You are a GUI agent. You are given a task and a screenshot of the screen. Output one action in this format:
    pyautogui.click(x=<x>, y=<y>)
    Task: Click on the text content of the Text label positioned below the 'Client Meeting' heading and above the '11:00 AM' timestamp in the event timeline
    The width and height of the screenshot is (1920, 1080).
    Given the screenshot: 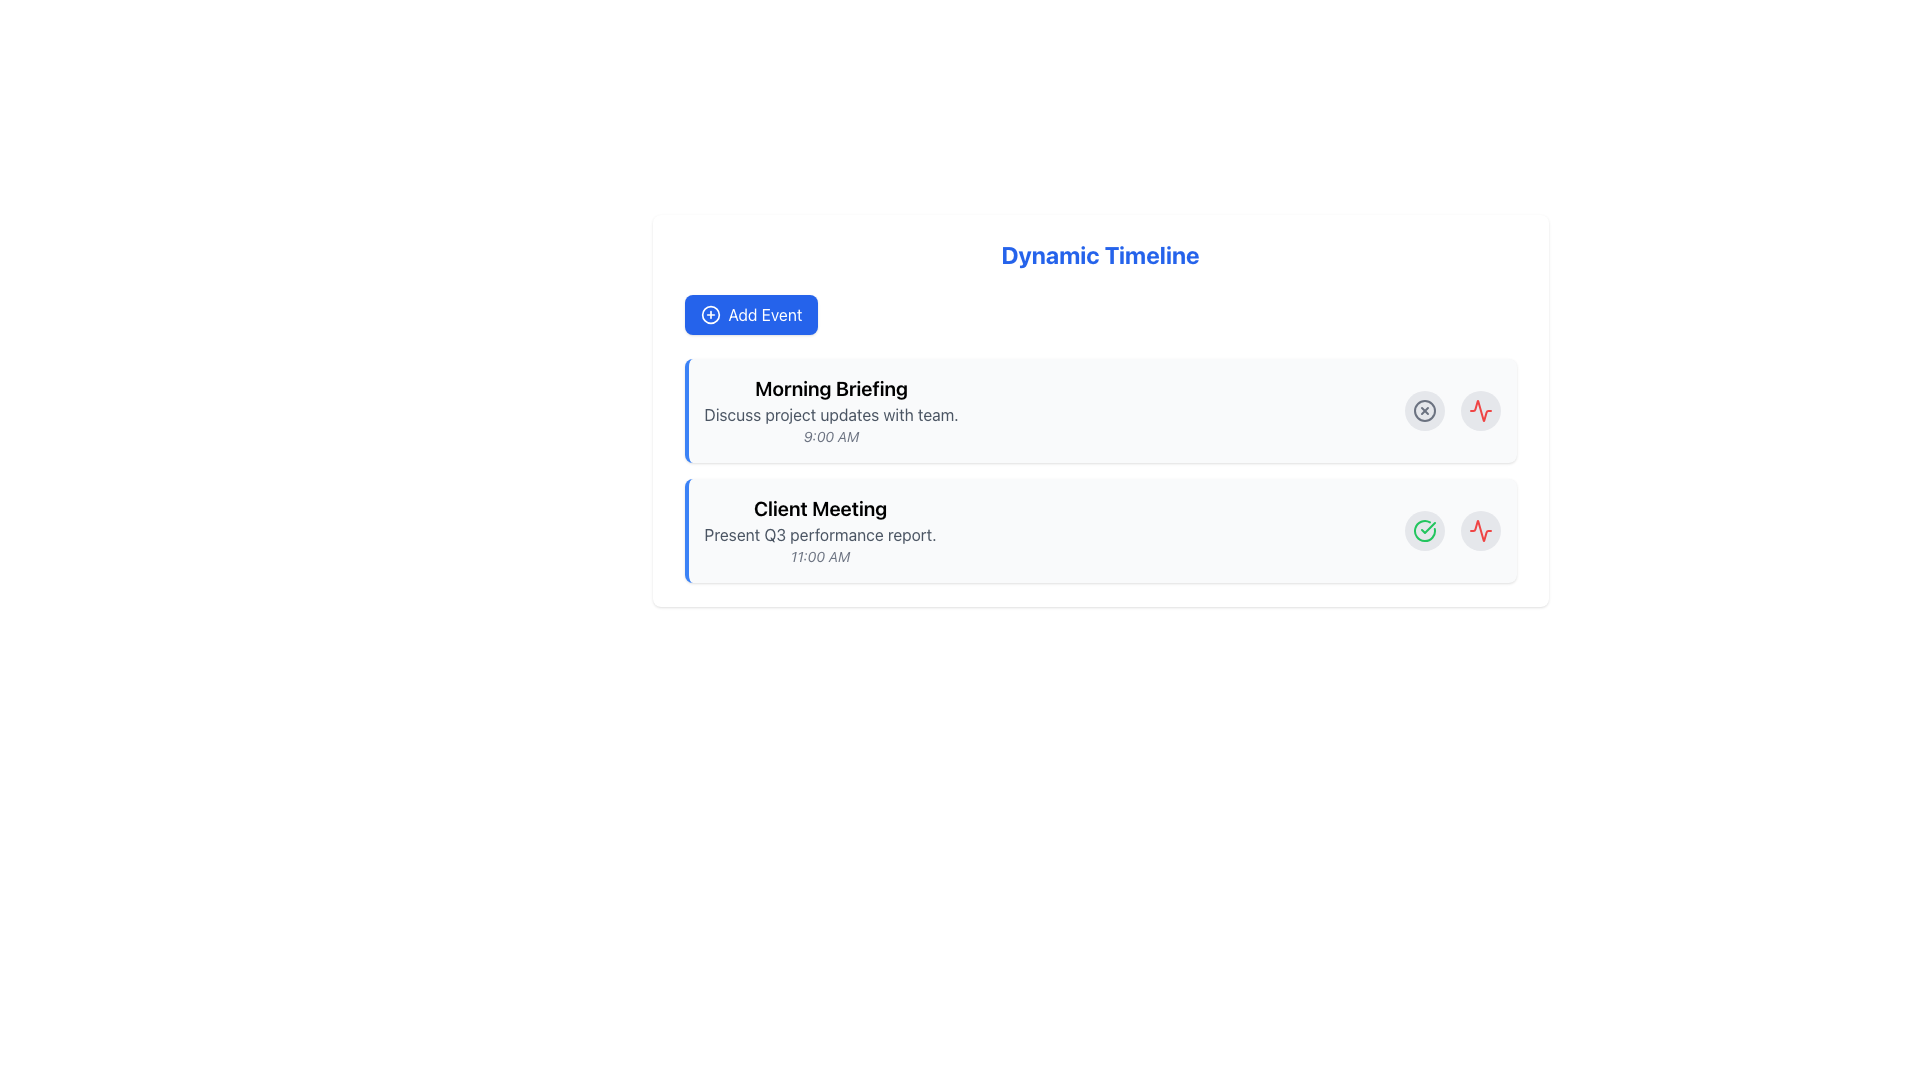 What is the action you would take?
    pyautogui.click(x=820, y=534)
    